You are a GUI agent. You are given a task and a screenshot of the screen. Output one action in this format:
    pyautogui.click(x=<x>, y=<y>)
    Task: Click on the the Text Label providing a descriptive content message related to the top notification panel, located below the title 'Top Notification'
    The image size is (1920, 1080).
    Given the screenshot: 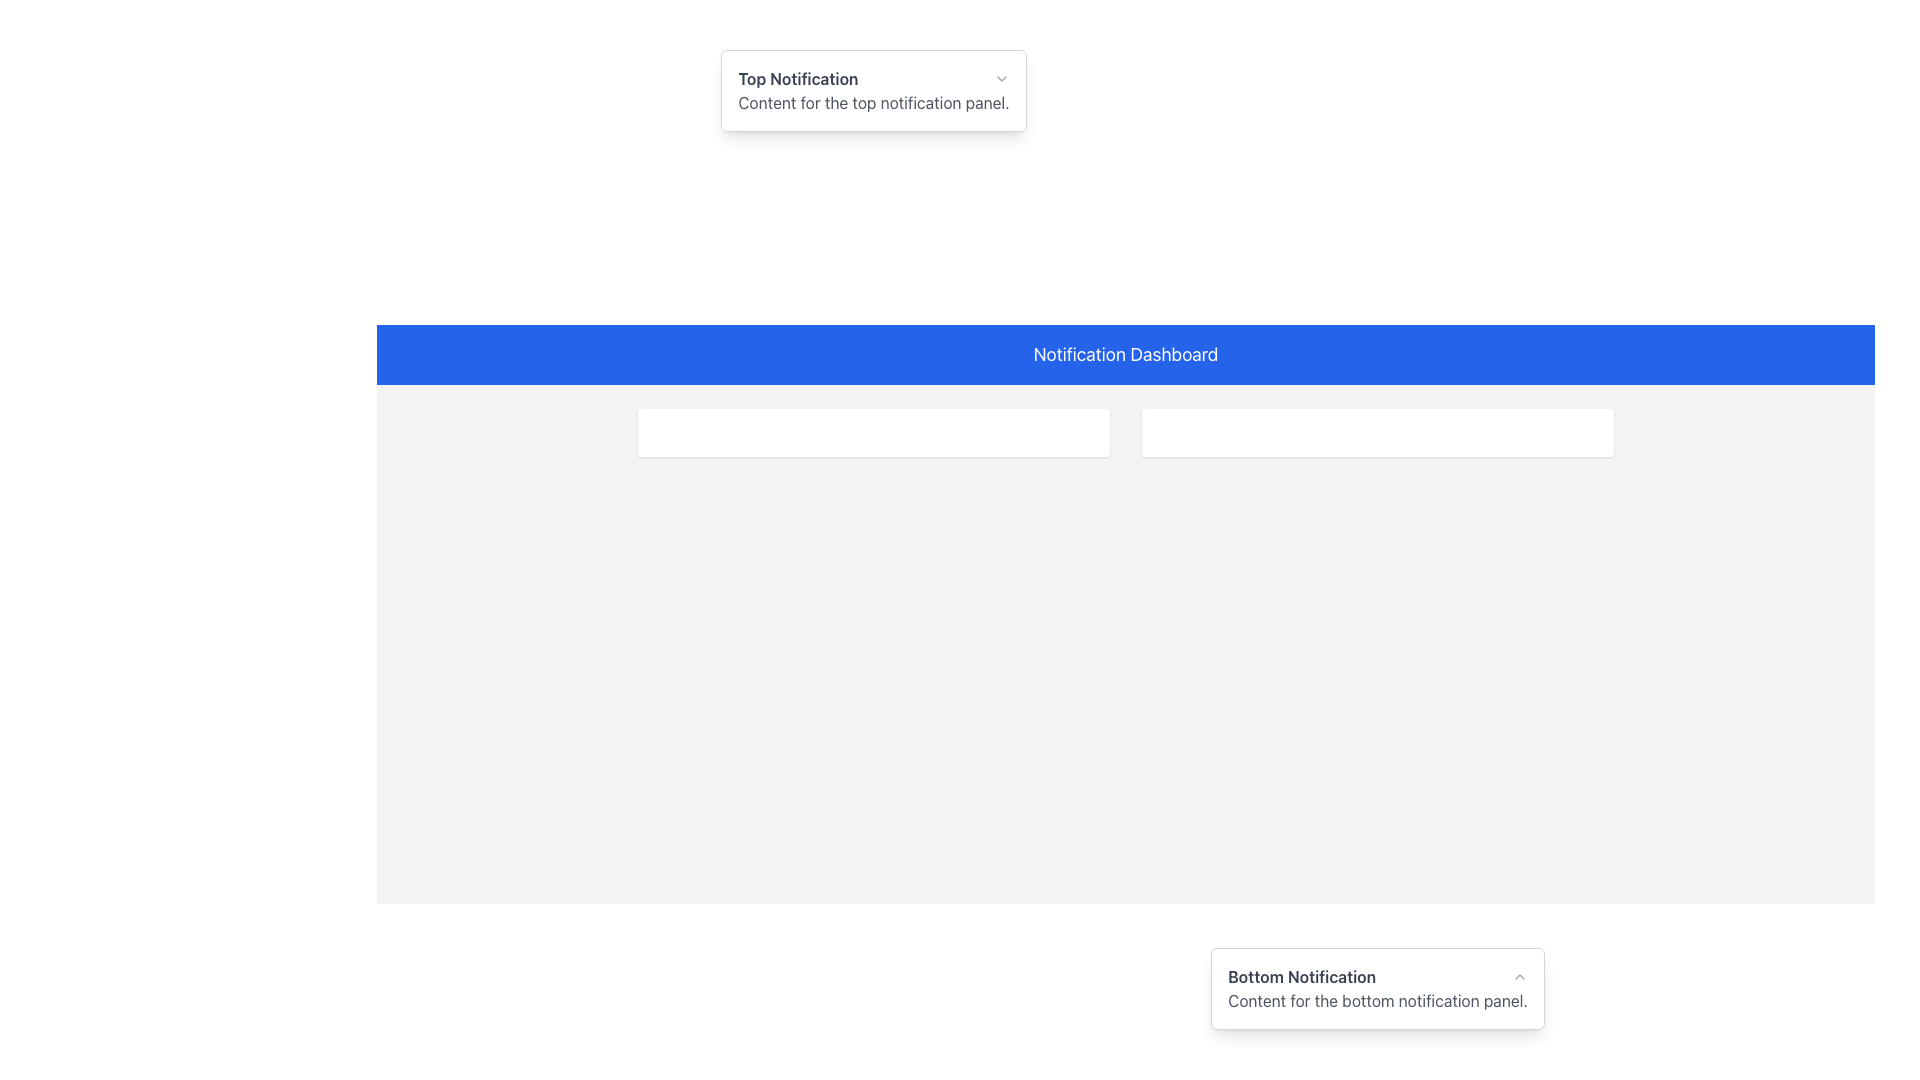 What is the action you would take?
    pyautogui.click(x=873, y=103)
    